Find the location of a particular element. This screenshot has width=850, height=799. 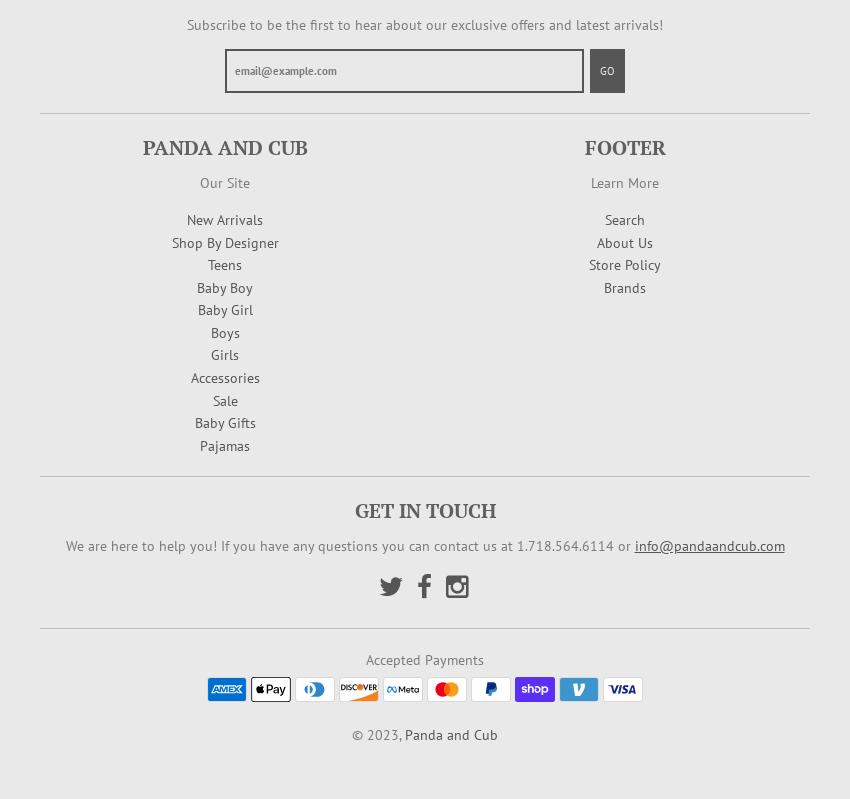

'About Us' is located at coordinates (624, 241).